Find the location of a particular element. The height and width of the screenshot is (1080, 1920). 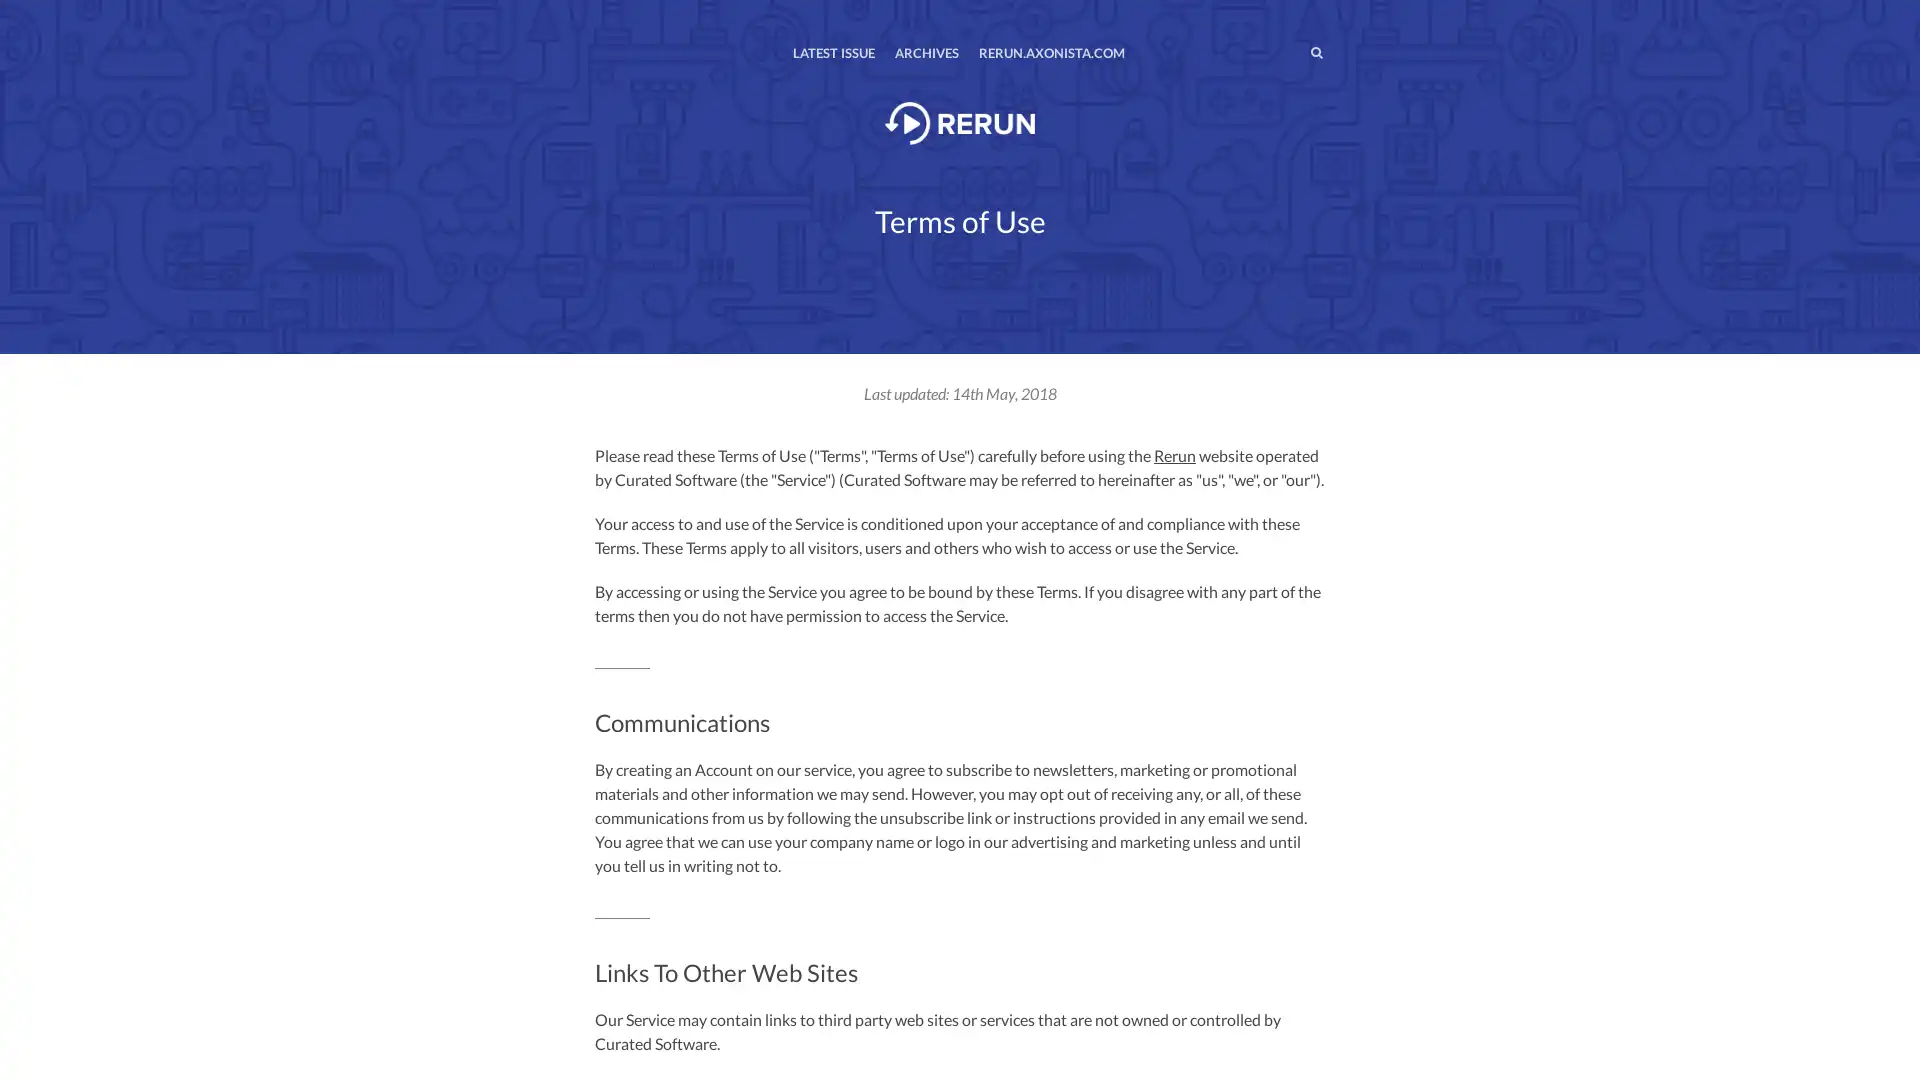

SEARCH is located at coordinates (1274, 51).